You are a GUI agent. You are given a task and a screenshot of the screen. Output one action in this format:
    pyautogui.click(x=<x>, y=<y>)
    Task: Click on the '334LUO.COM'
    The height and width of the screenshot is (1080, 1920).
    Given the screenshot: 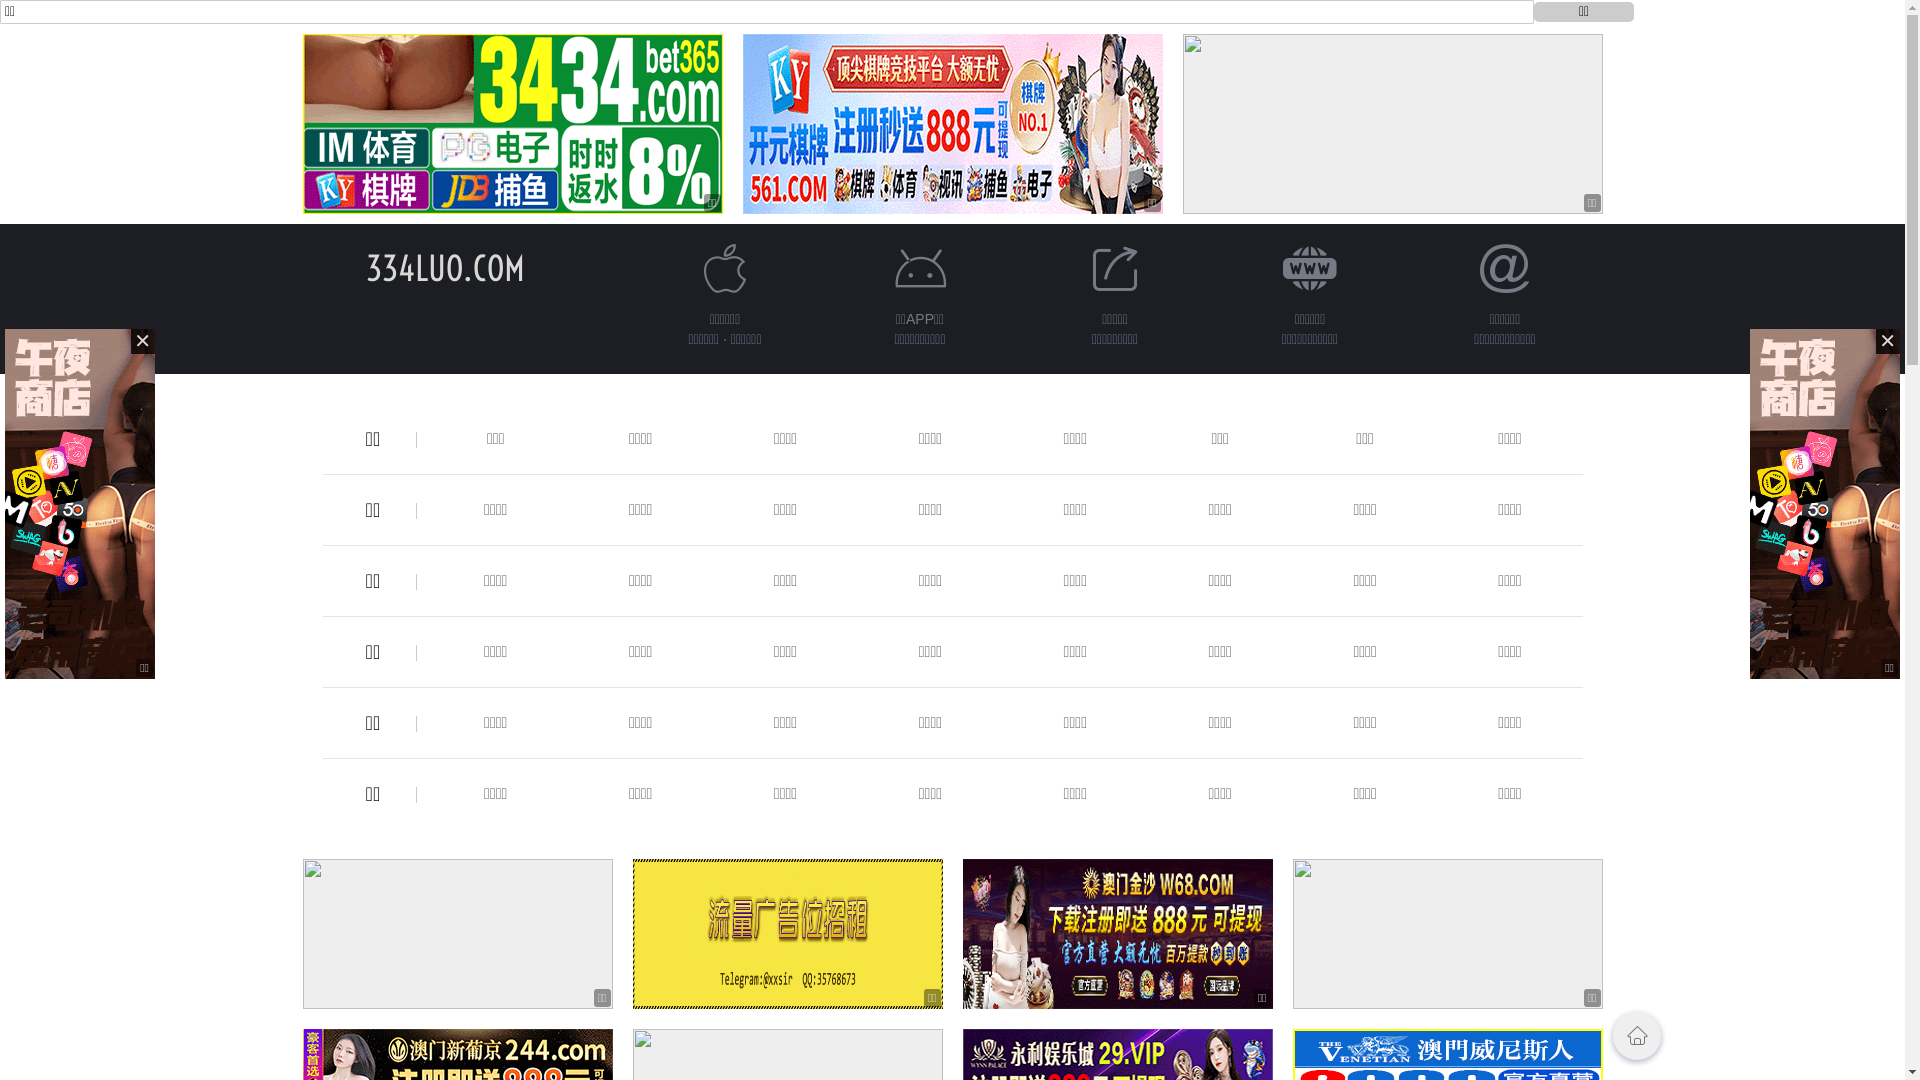 What is the action you would take?
    pyautogui.click(x=444, y=267)
    